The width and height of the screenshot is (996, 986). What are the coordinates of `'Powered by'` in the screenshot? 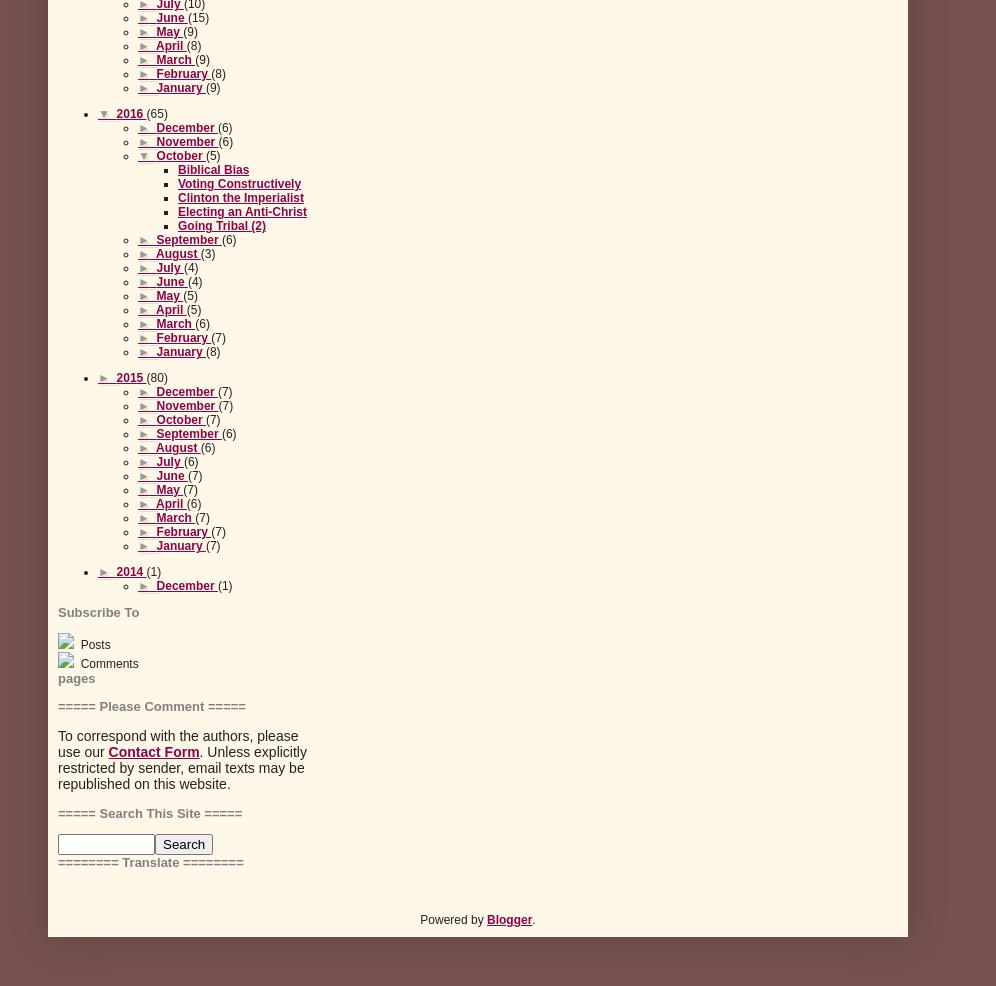 It's located at (453, 920).